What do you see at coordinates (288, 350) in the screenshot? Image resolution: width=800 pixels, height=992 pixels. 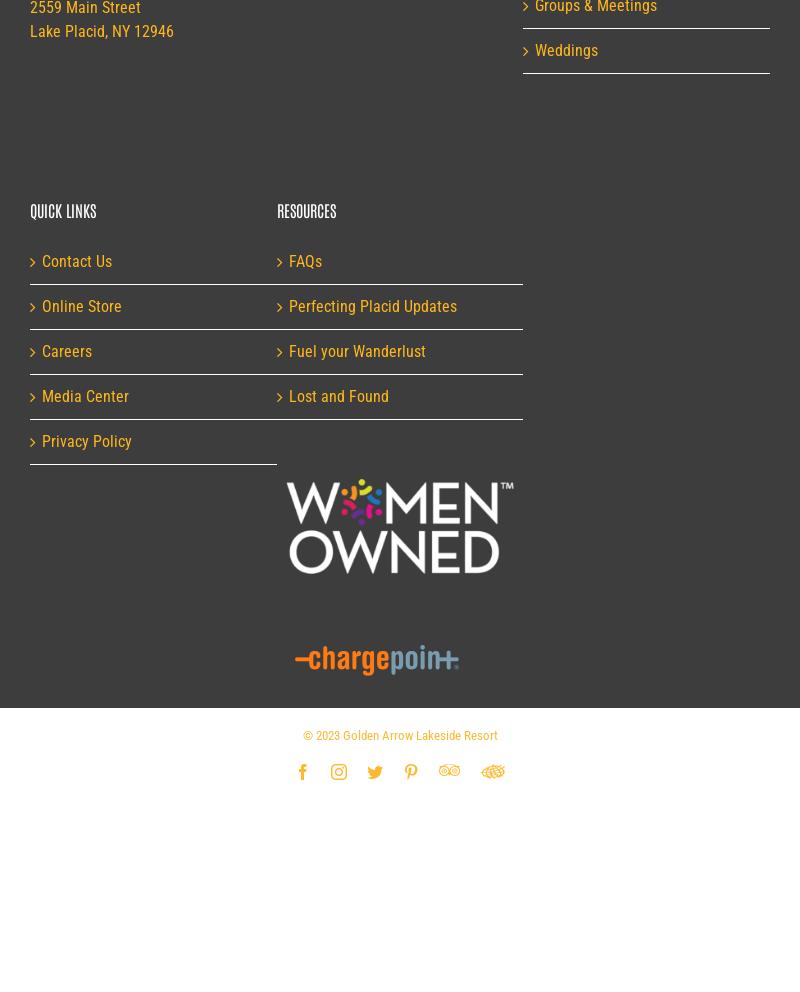 I see `'Fuel your Wanderlust'` at bounding box center [288, 350].